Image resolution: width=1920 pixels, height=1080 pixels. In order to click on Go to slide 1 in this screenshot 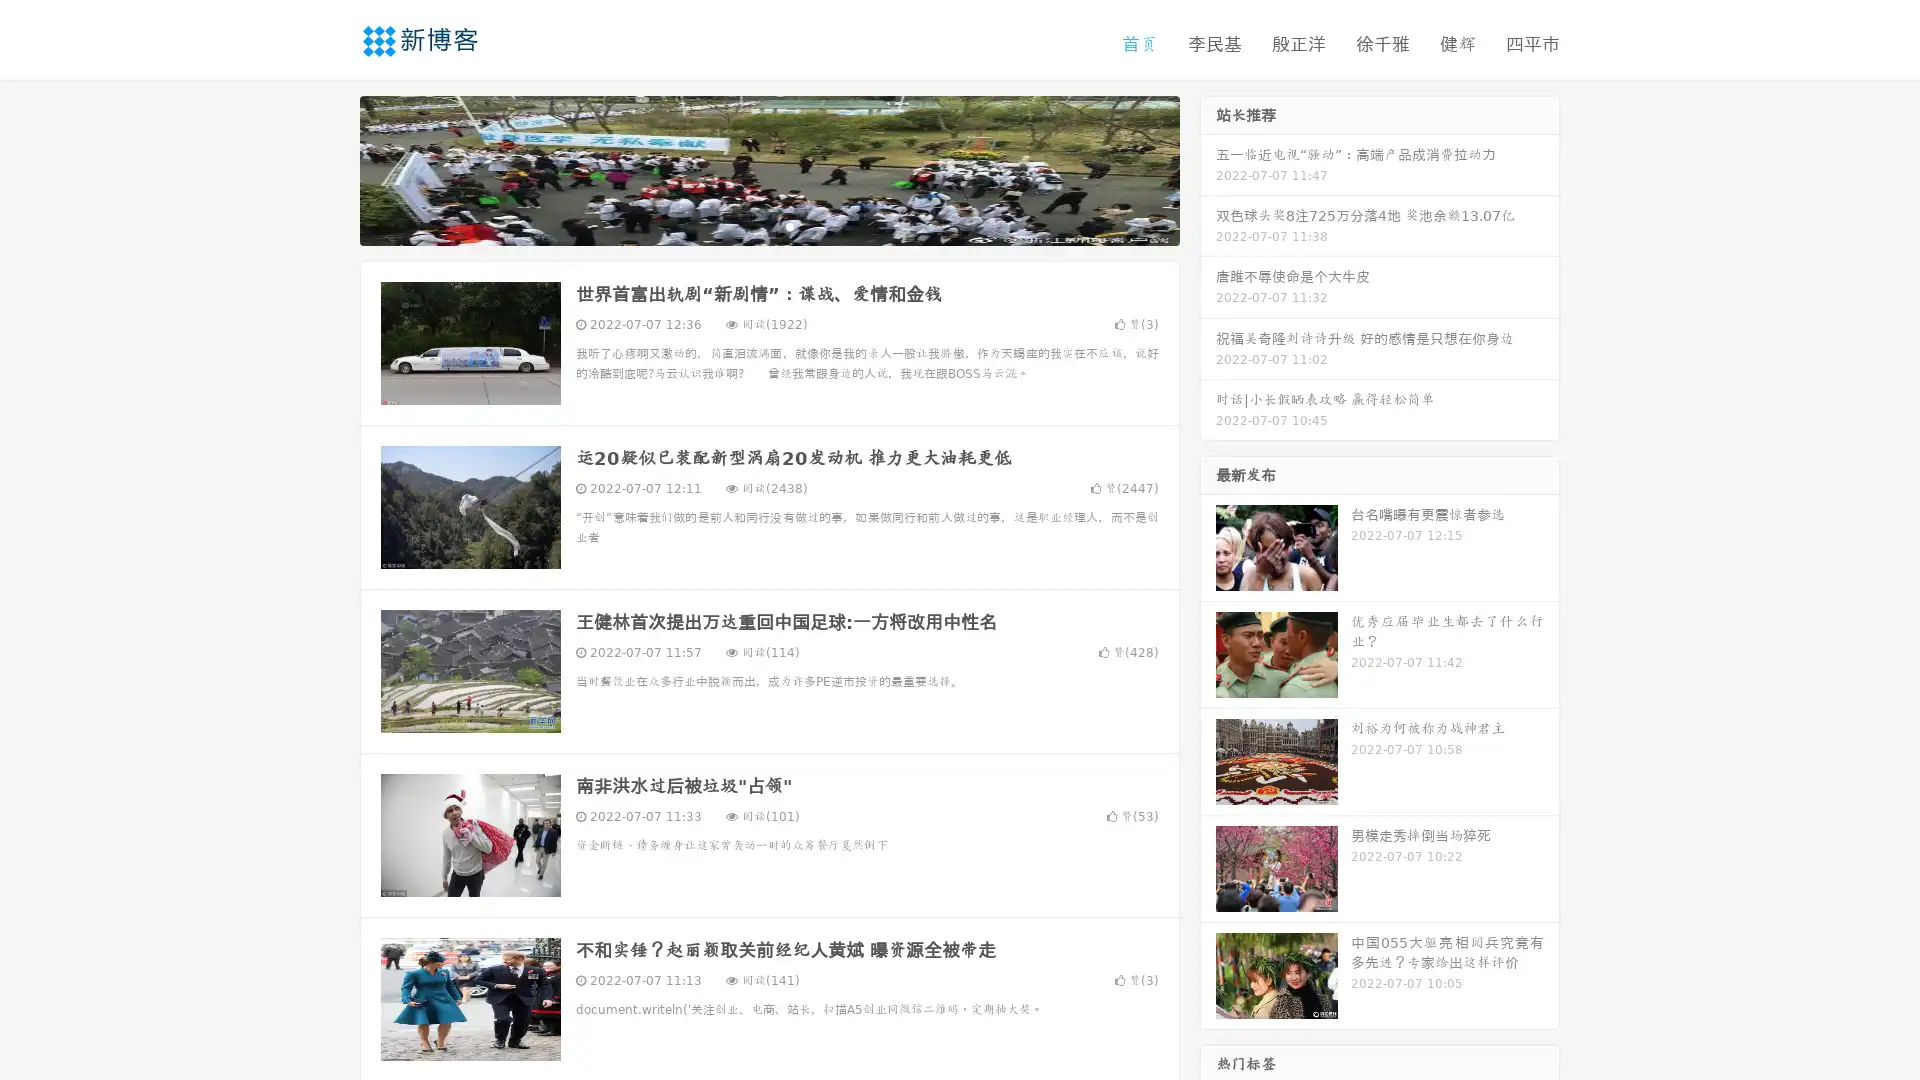, I will do `click(748, 225)`.